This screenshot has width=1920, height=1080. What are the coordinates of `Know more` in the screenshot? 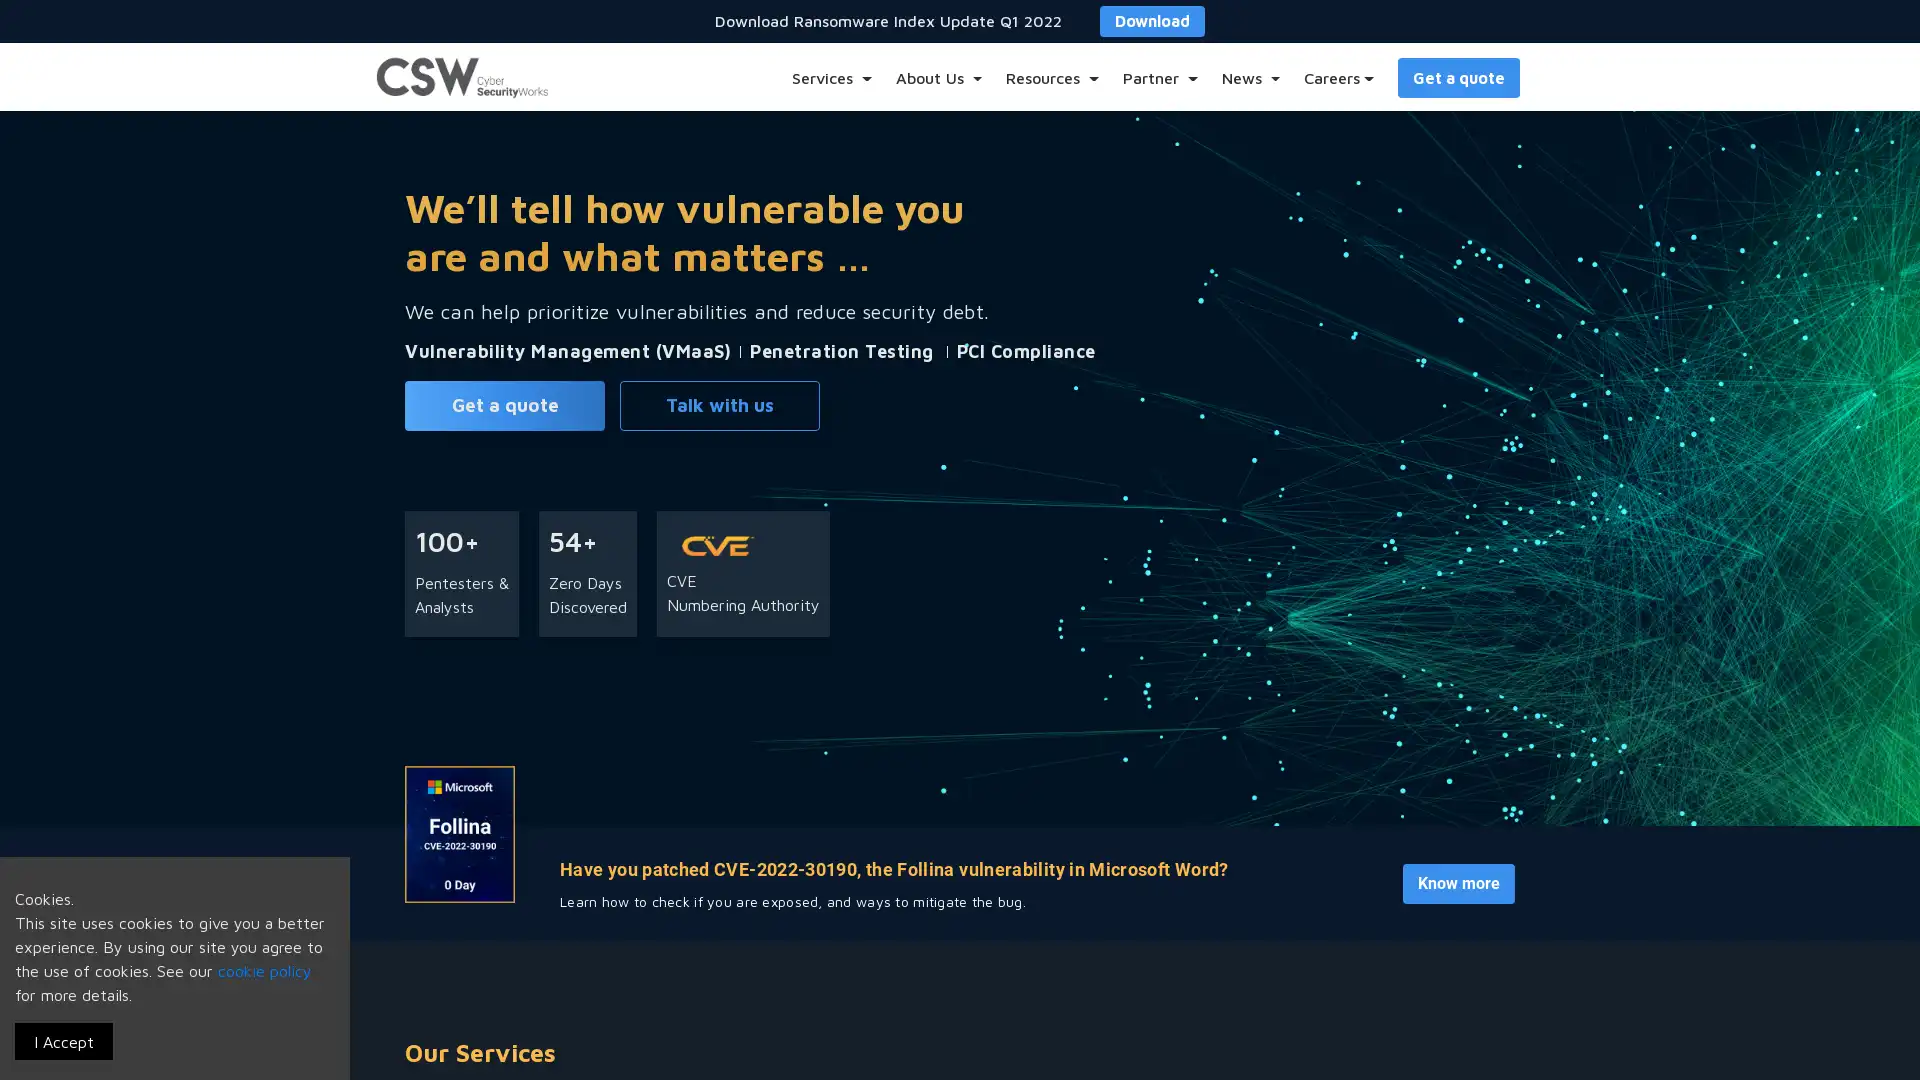 It's located at (1459, 882).